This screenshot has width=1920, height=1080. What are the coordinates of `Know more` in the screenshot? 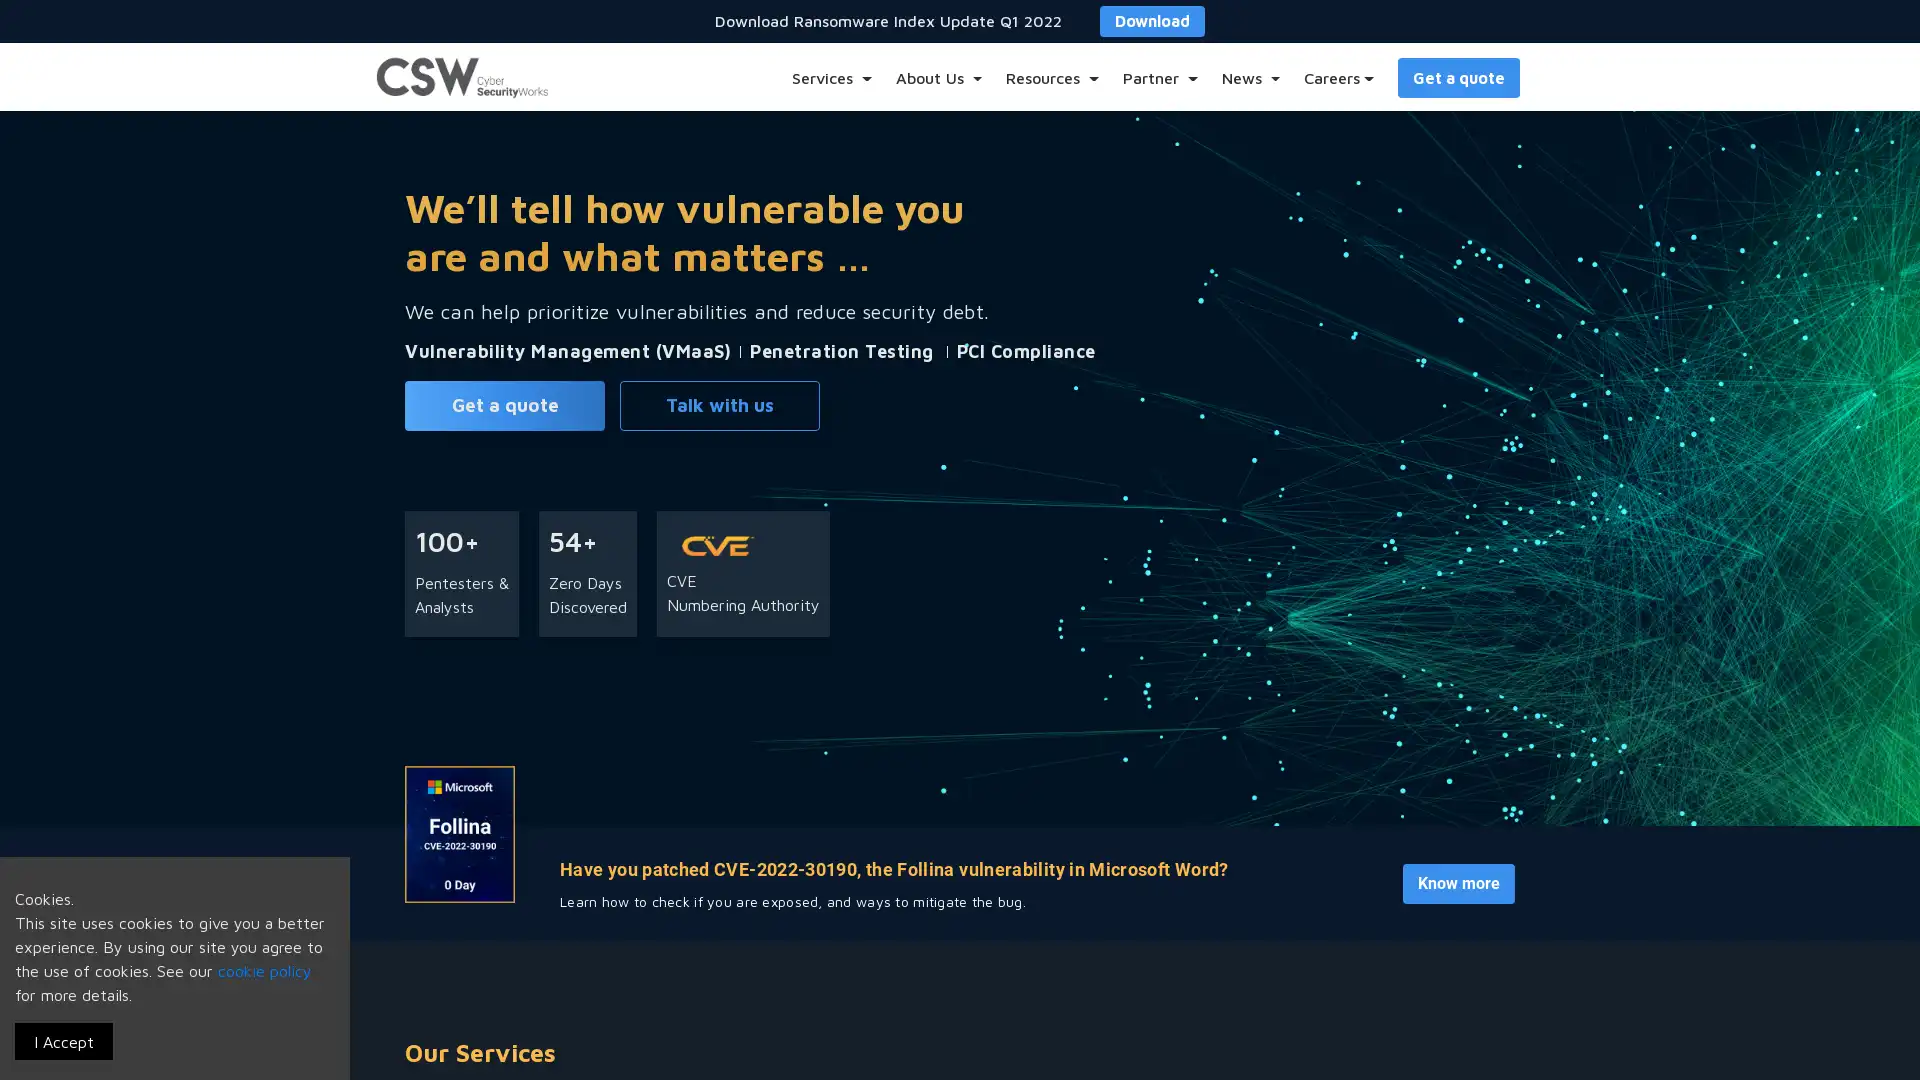 It's located at (1459, 882).